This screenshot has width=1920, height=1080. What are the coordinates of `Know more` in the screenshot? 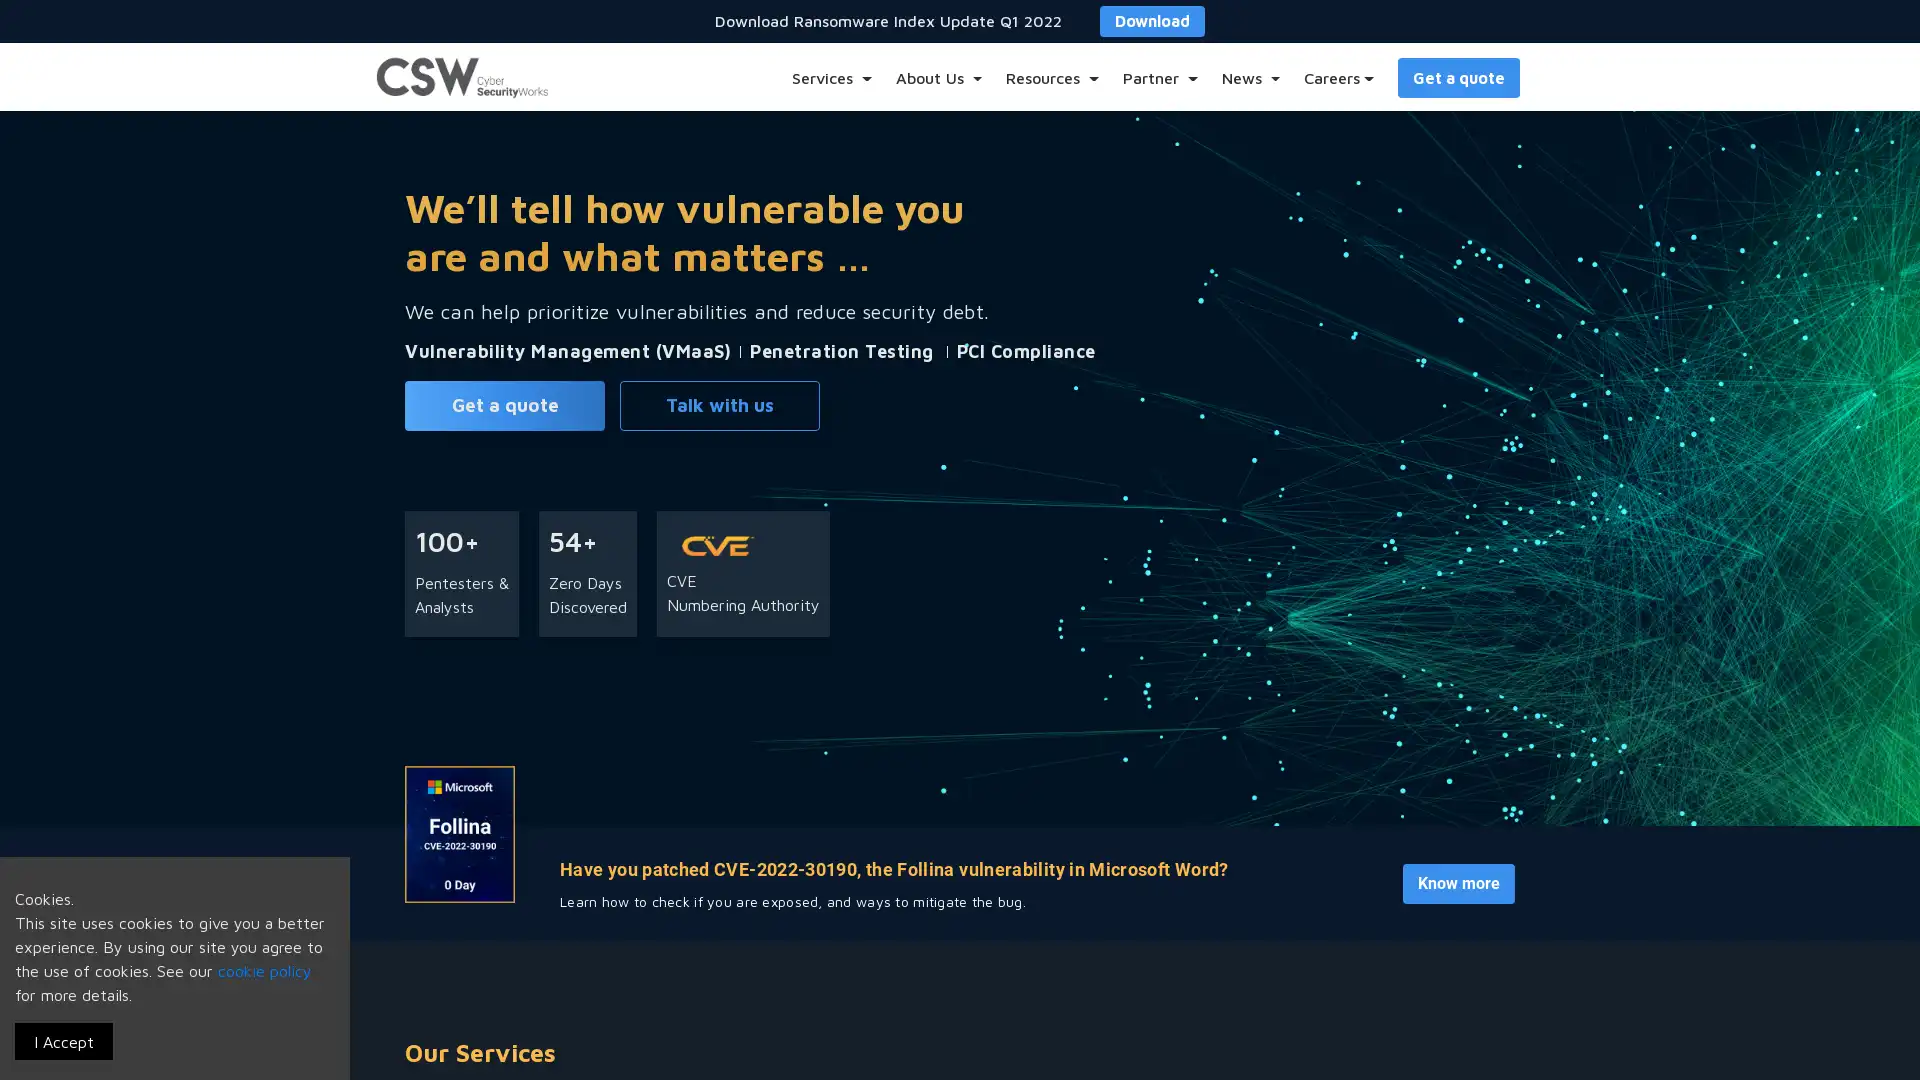 It's located at (1459, 882).